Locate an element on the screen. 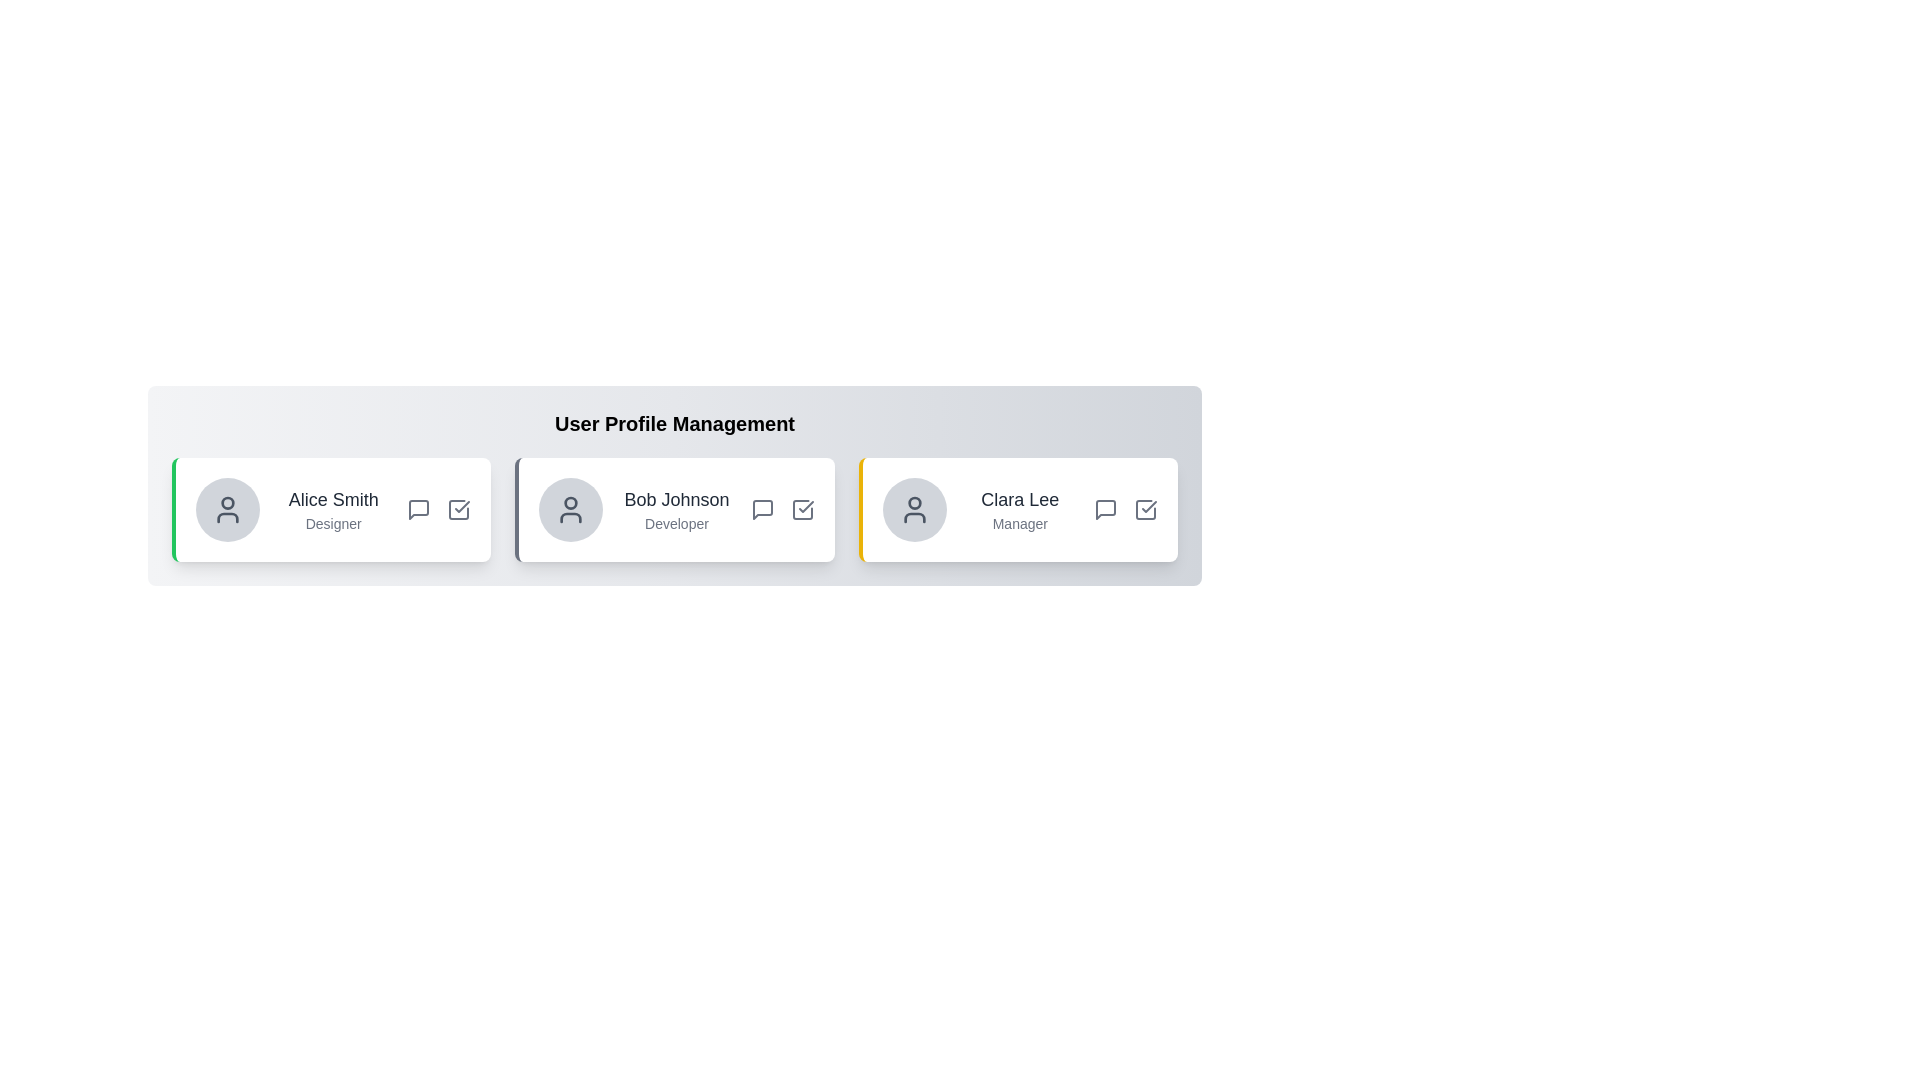 Image resolution: width=1920 pixels, height=1080 pixels. text label indicating the user's role as 'Designer', which is located below 'Alice Smith' in the user profile card under the 'User Profile Management' section is located at coordinates (333, 523).